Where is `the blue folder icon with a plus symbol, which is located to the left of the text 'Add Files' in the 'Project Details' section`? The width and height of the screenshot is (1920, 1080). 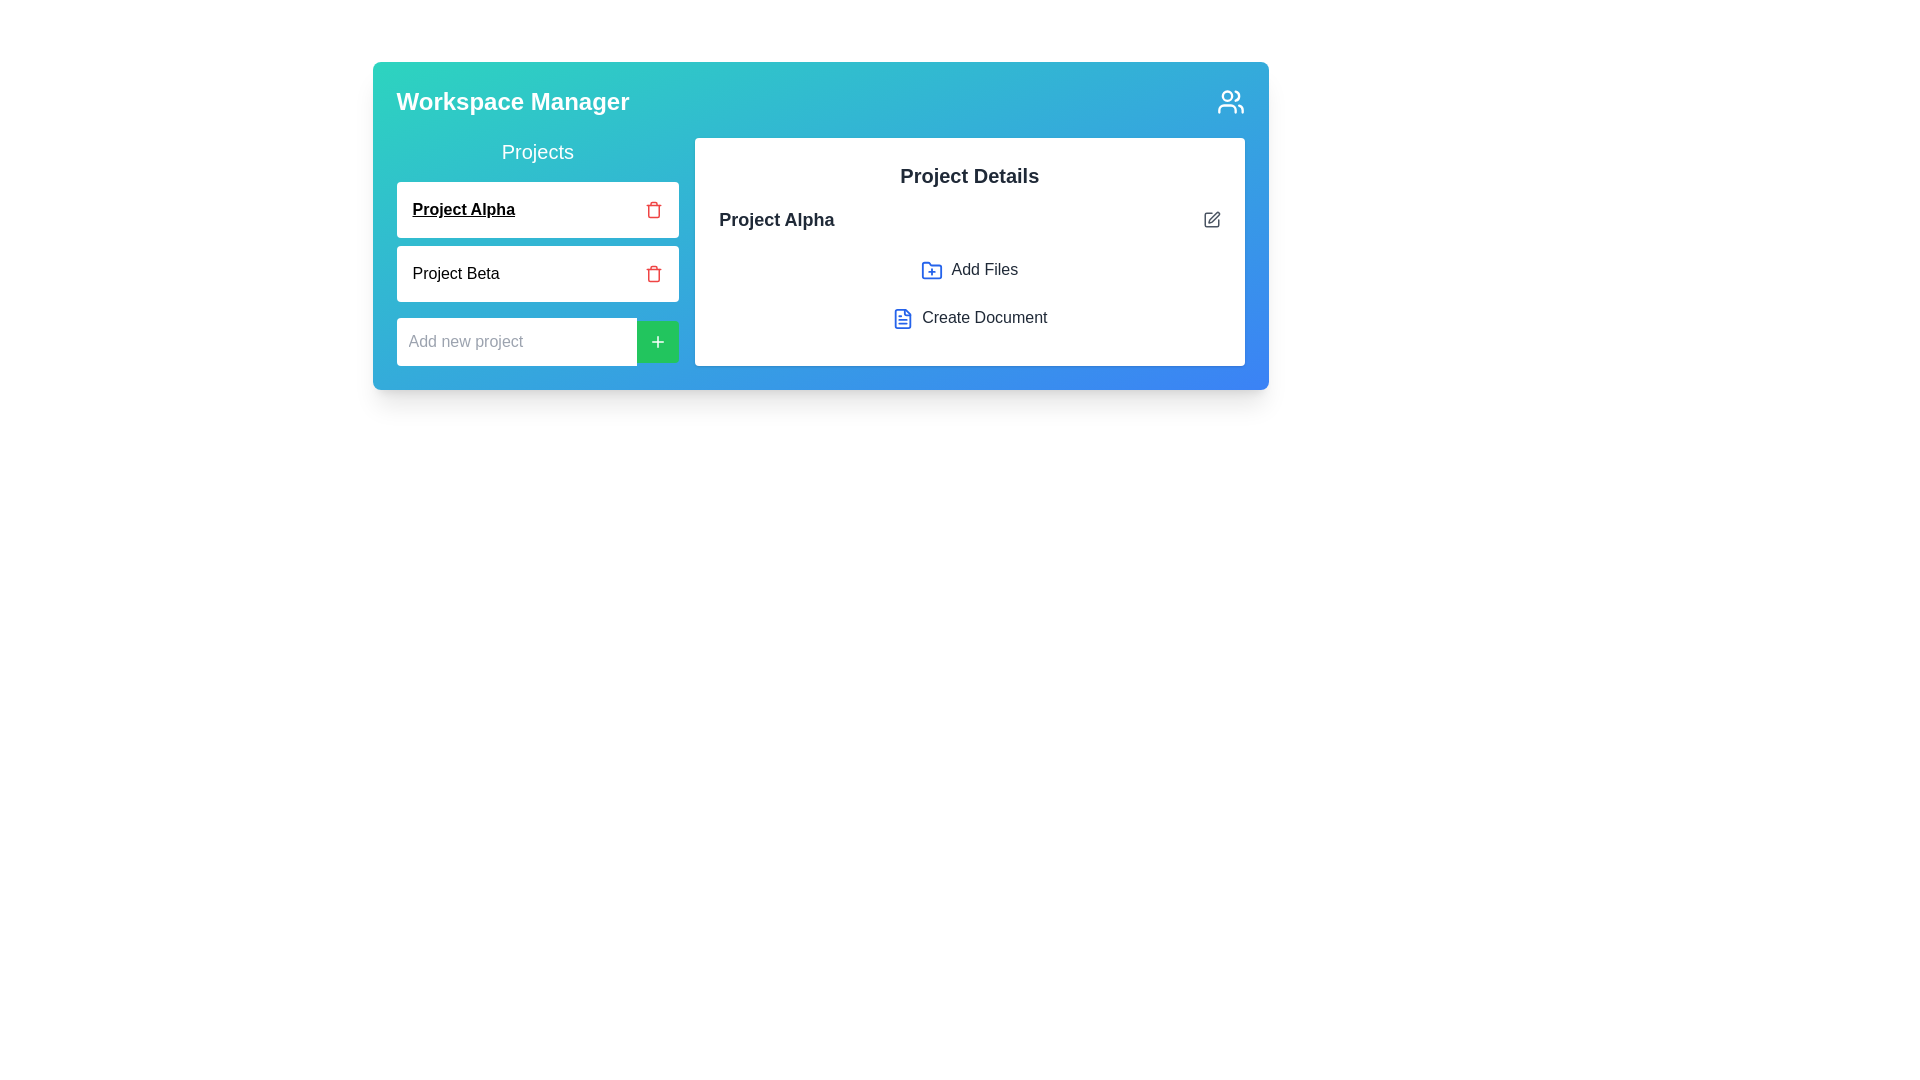 the blue folder icon with a plus symbol, which is located to the left of the text 'Add Files' in the 'Project Details' section is located at coordinates (931, 270).